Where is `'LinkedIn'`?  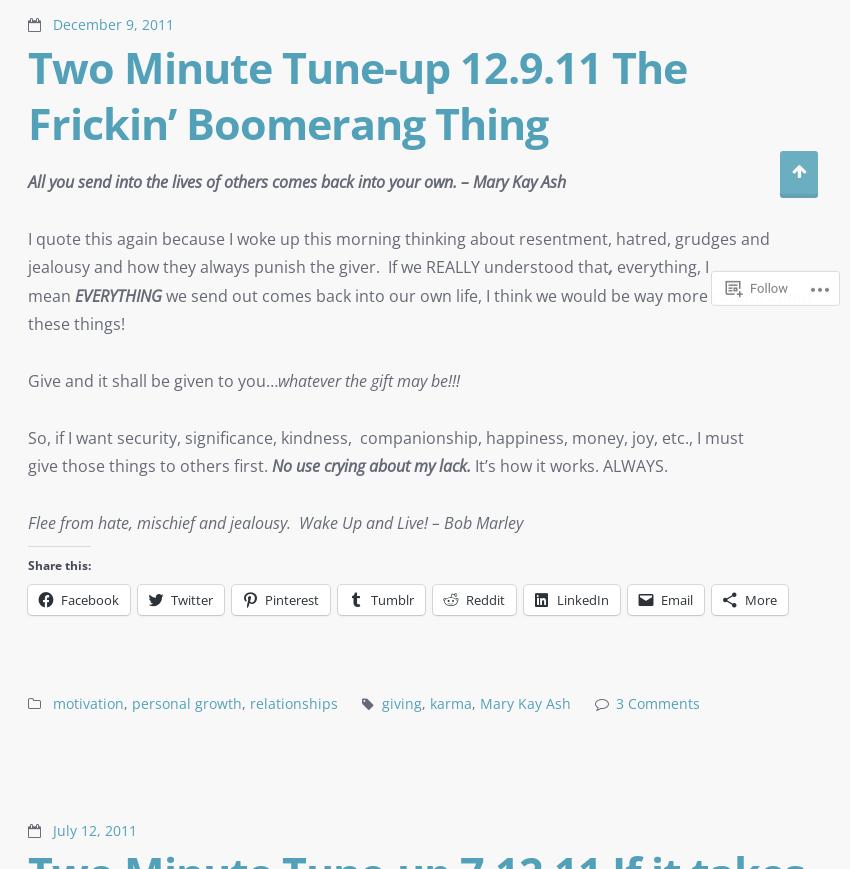
'LinkedIn' is located at coordinates (583, 599).